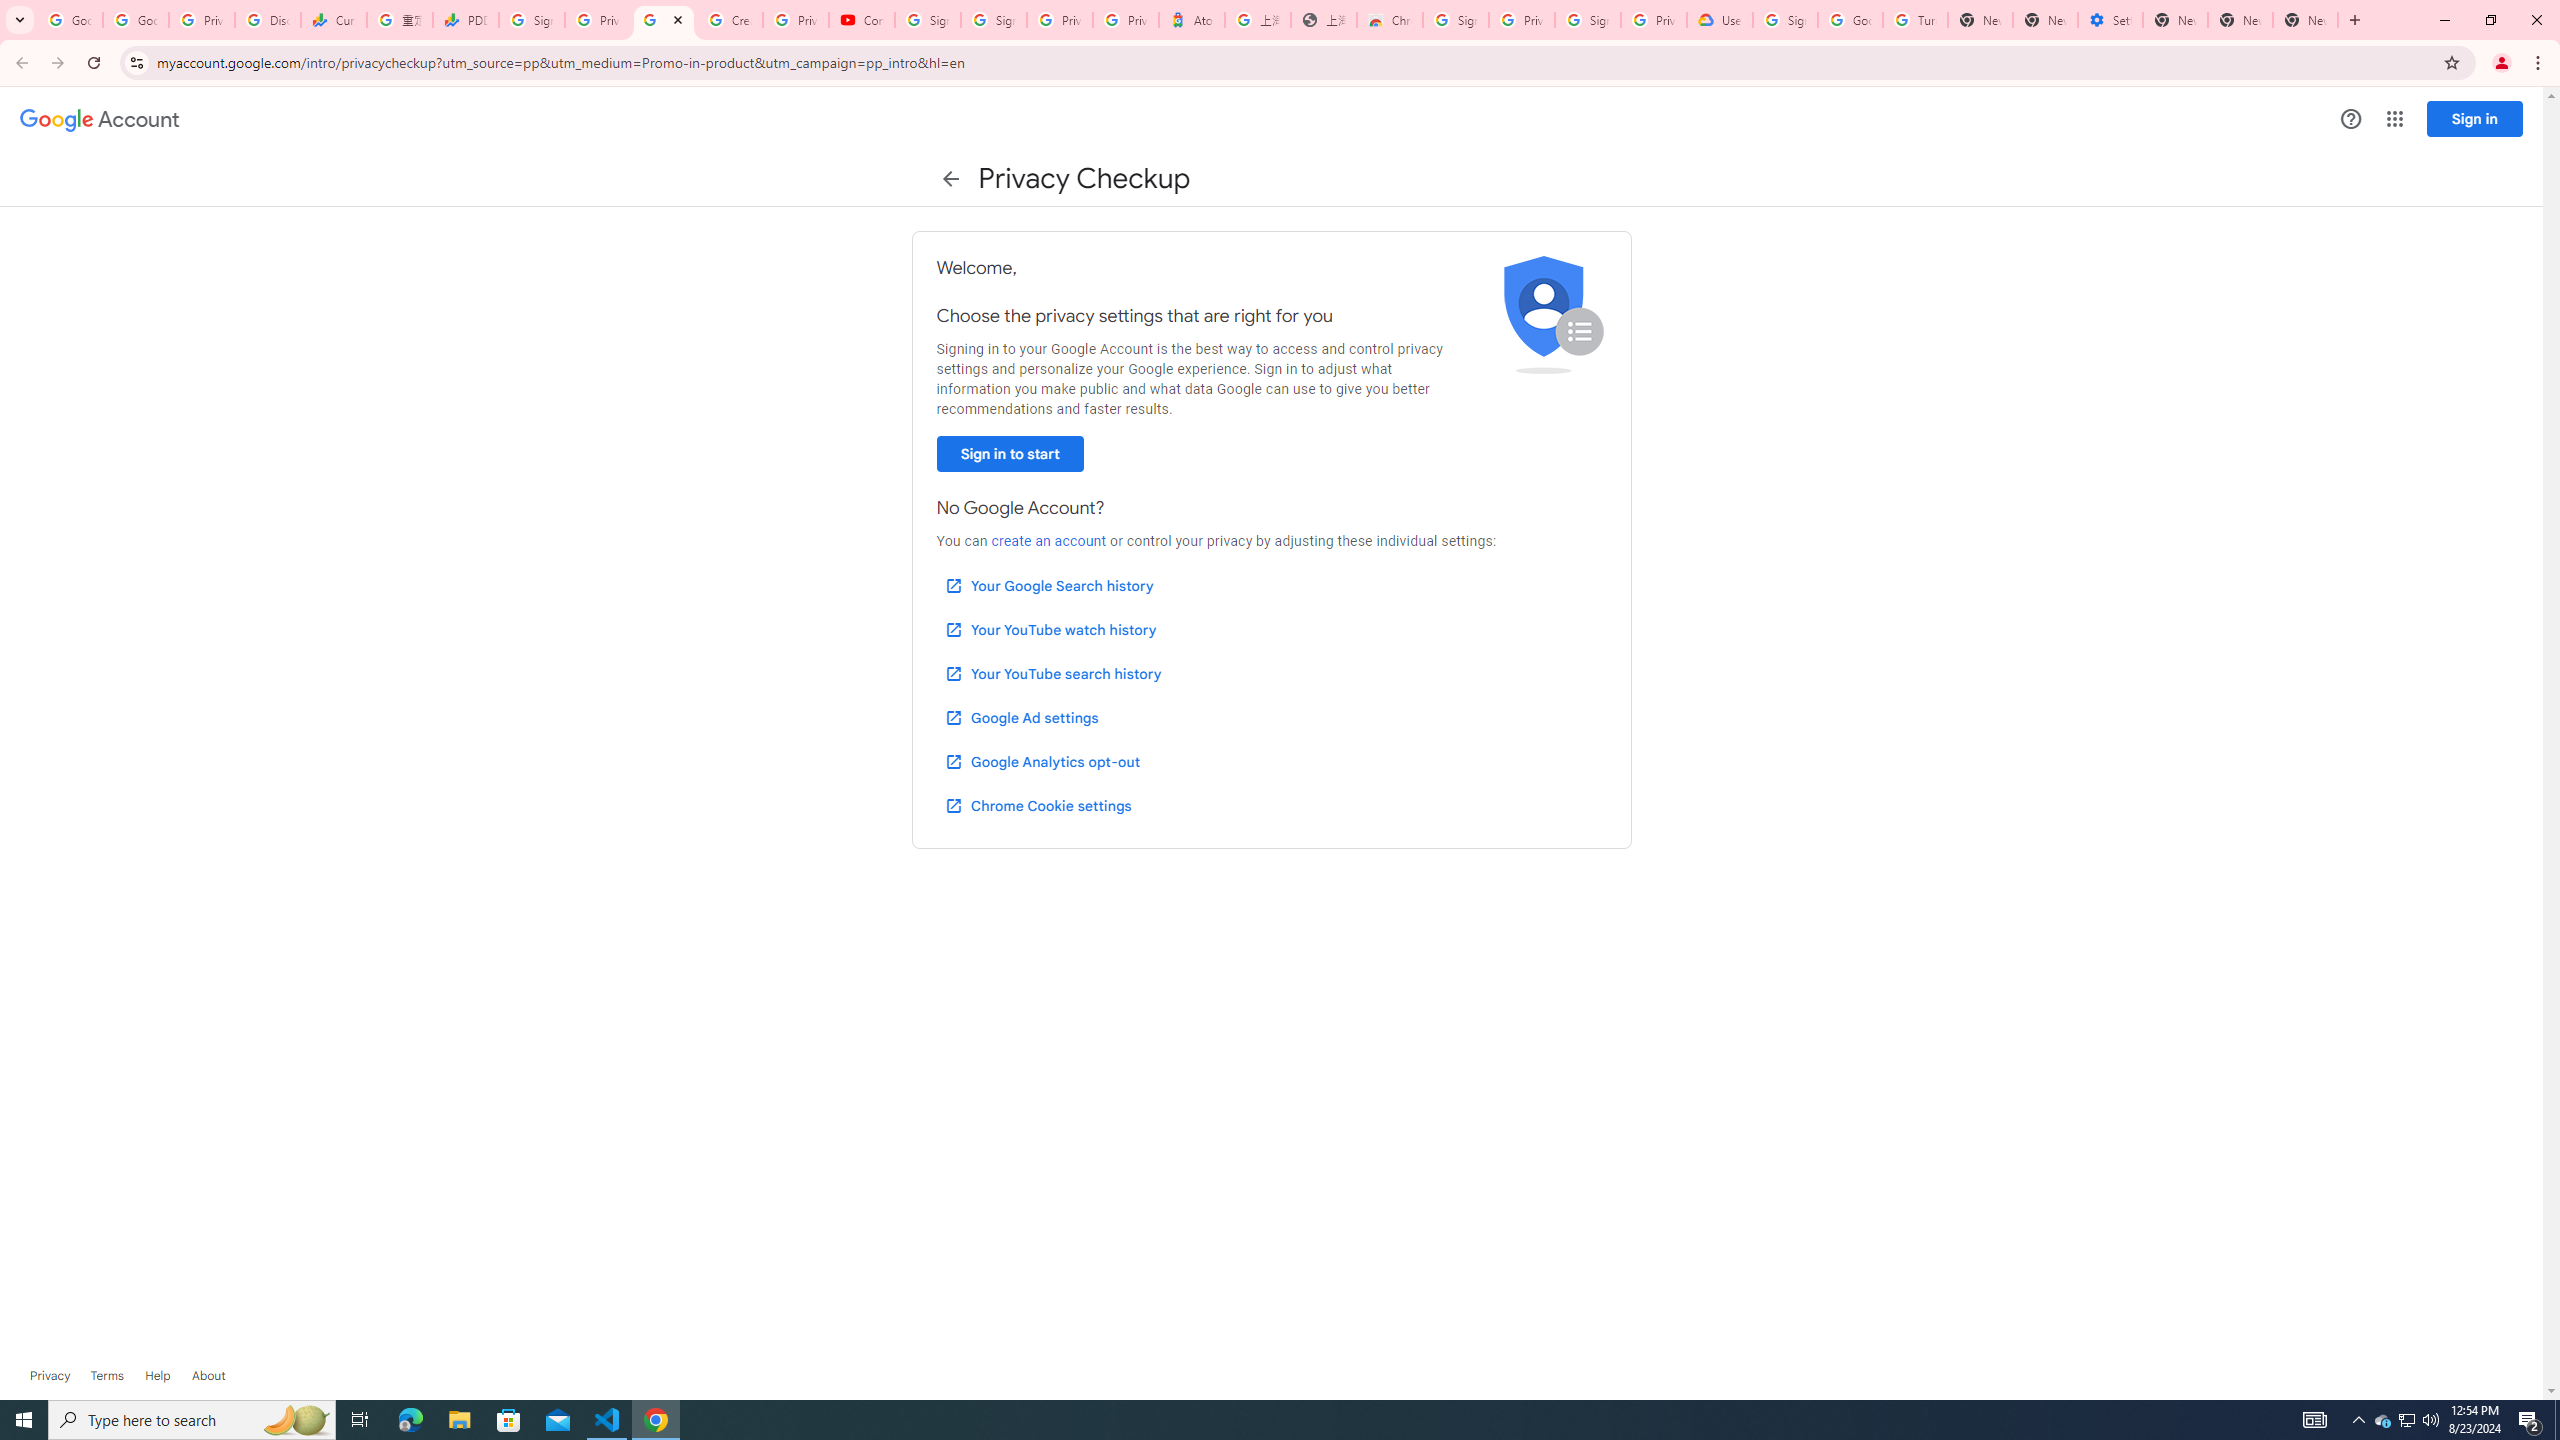 Image resolution: width=2560 pixels, height=1440 pixels. Describe the element at coordinates (1190, 19) in the screenshot. I see `'Atour Hotel - Google hotels'` at that location.